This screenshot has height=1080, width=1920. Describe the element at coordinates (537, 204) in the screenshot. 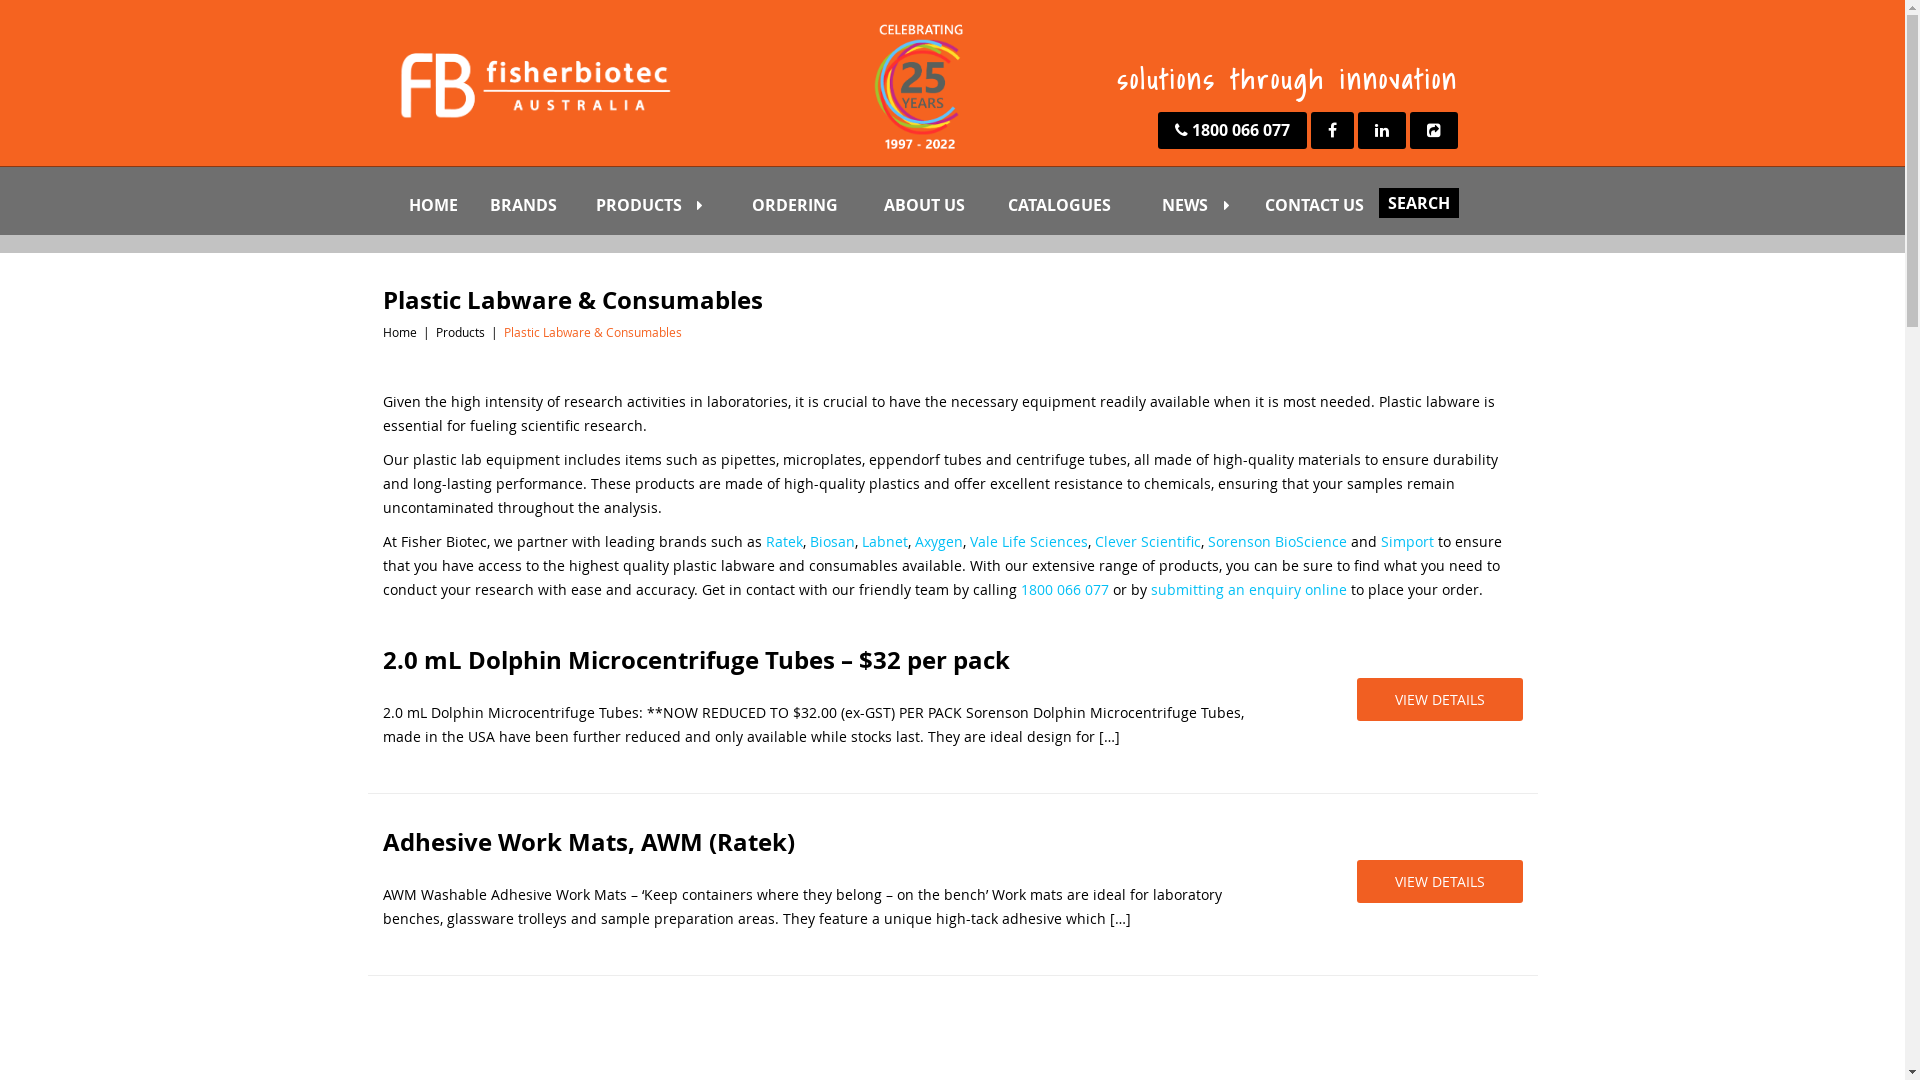

I see `'BRANDS'` at that location.